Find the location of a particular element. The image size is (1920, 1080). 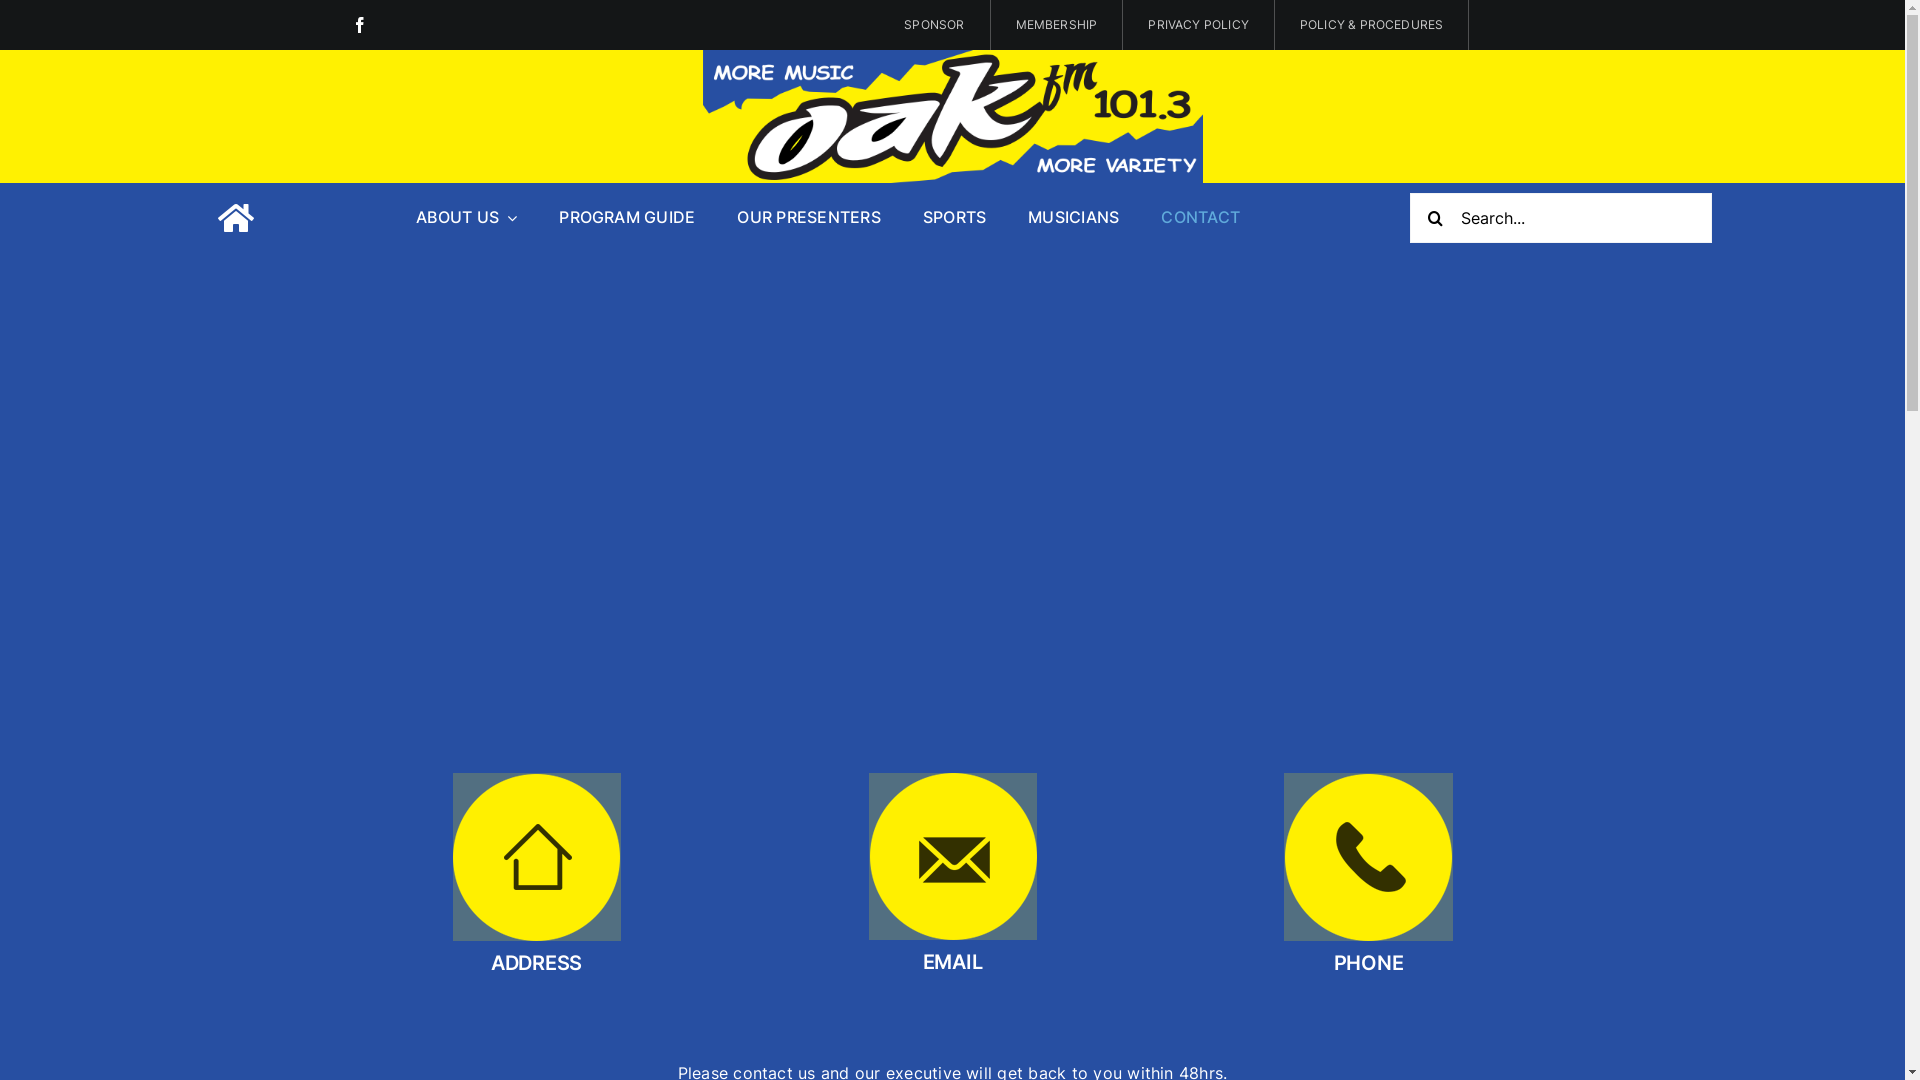

'PRIVACY POLICY' is located at coordinates (1123, 24).